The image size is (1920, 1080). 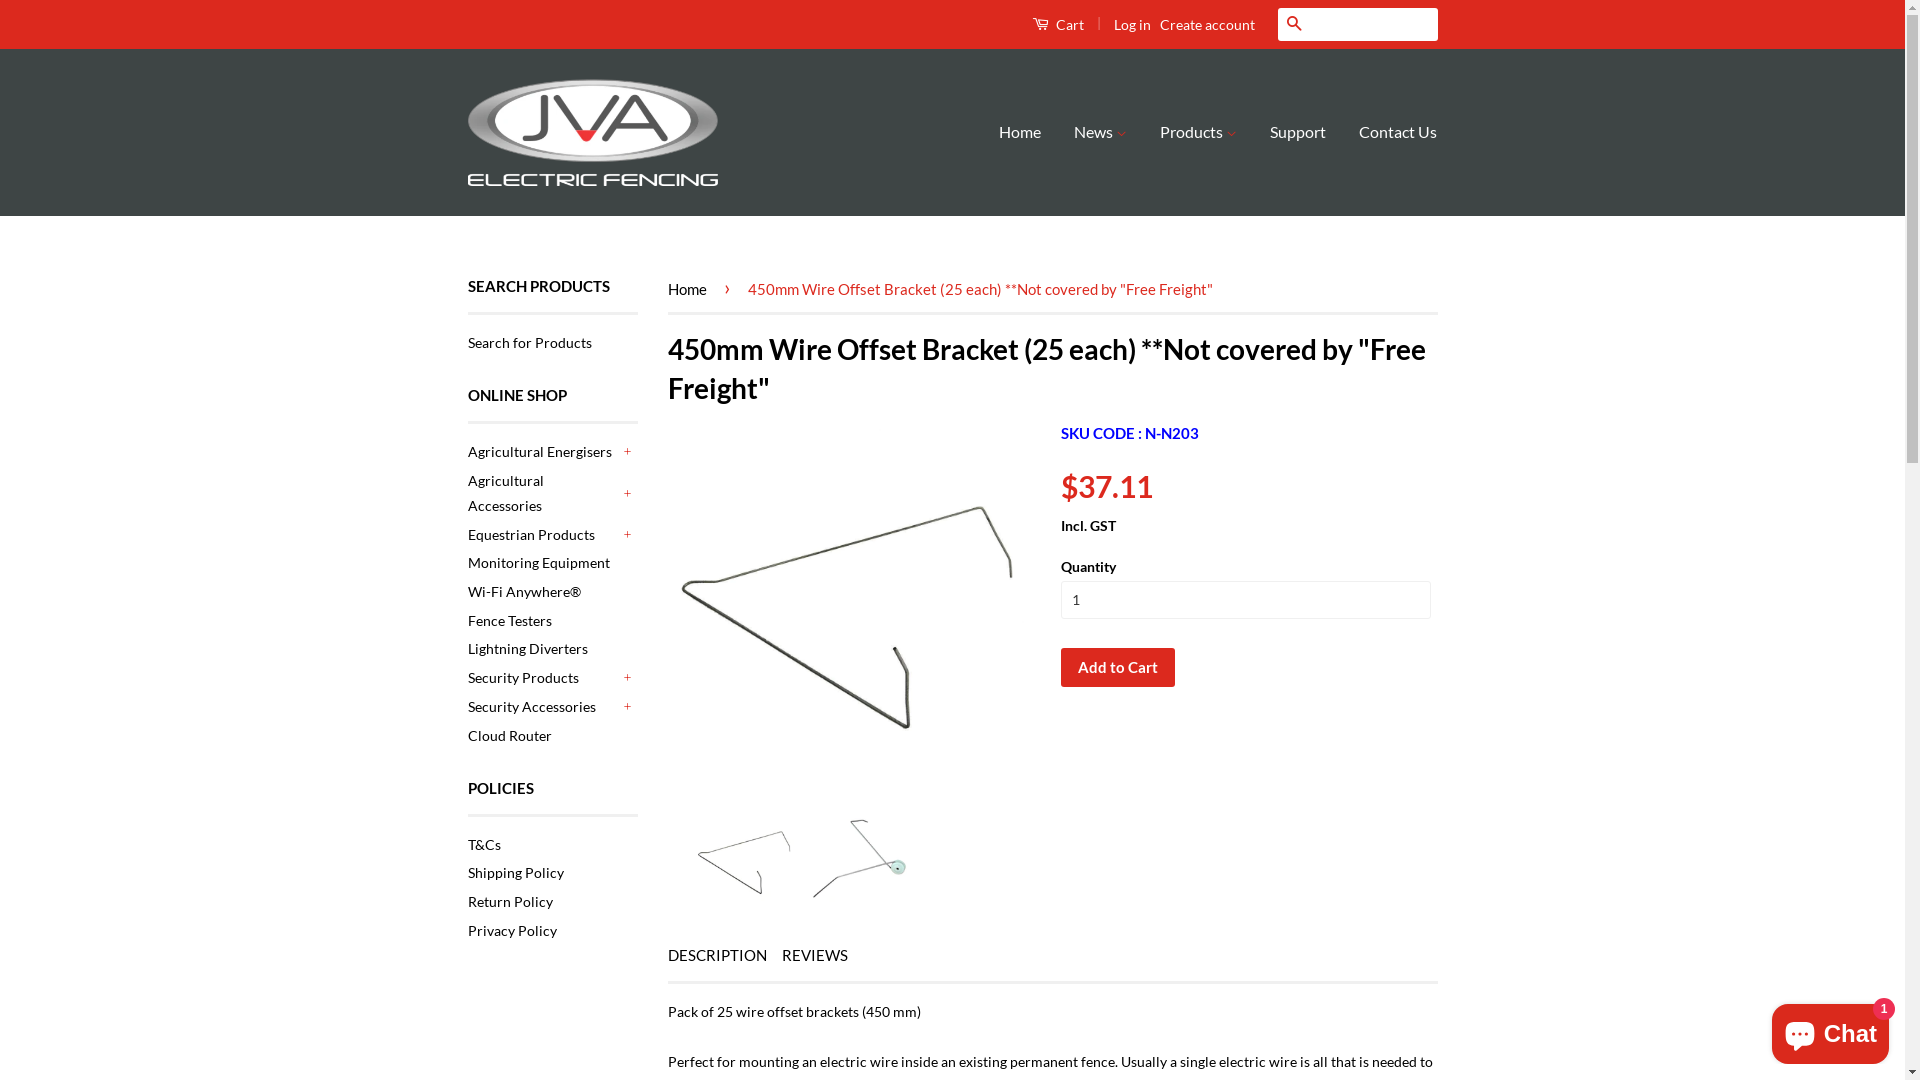 I want to click on 'REVIEWS', so click(x=815, y=954).